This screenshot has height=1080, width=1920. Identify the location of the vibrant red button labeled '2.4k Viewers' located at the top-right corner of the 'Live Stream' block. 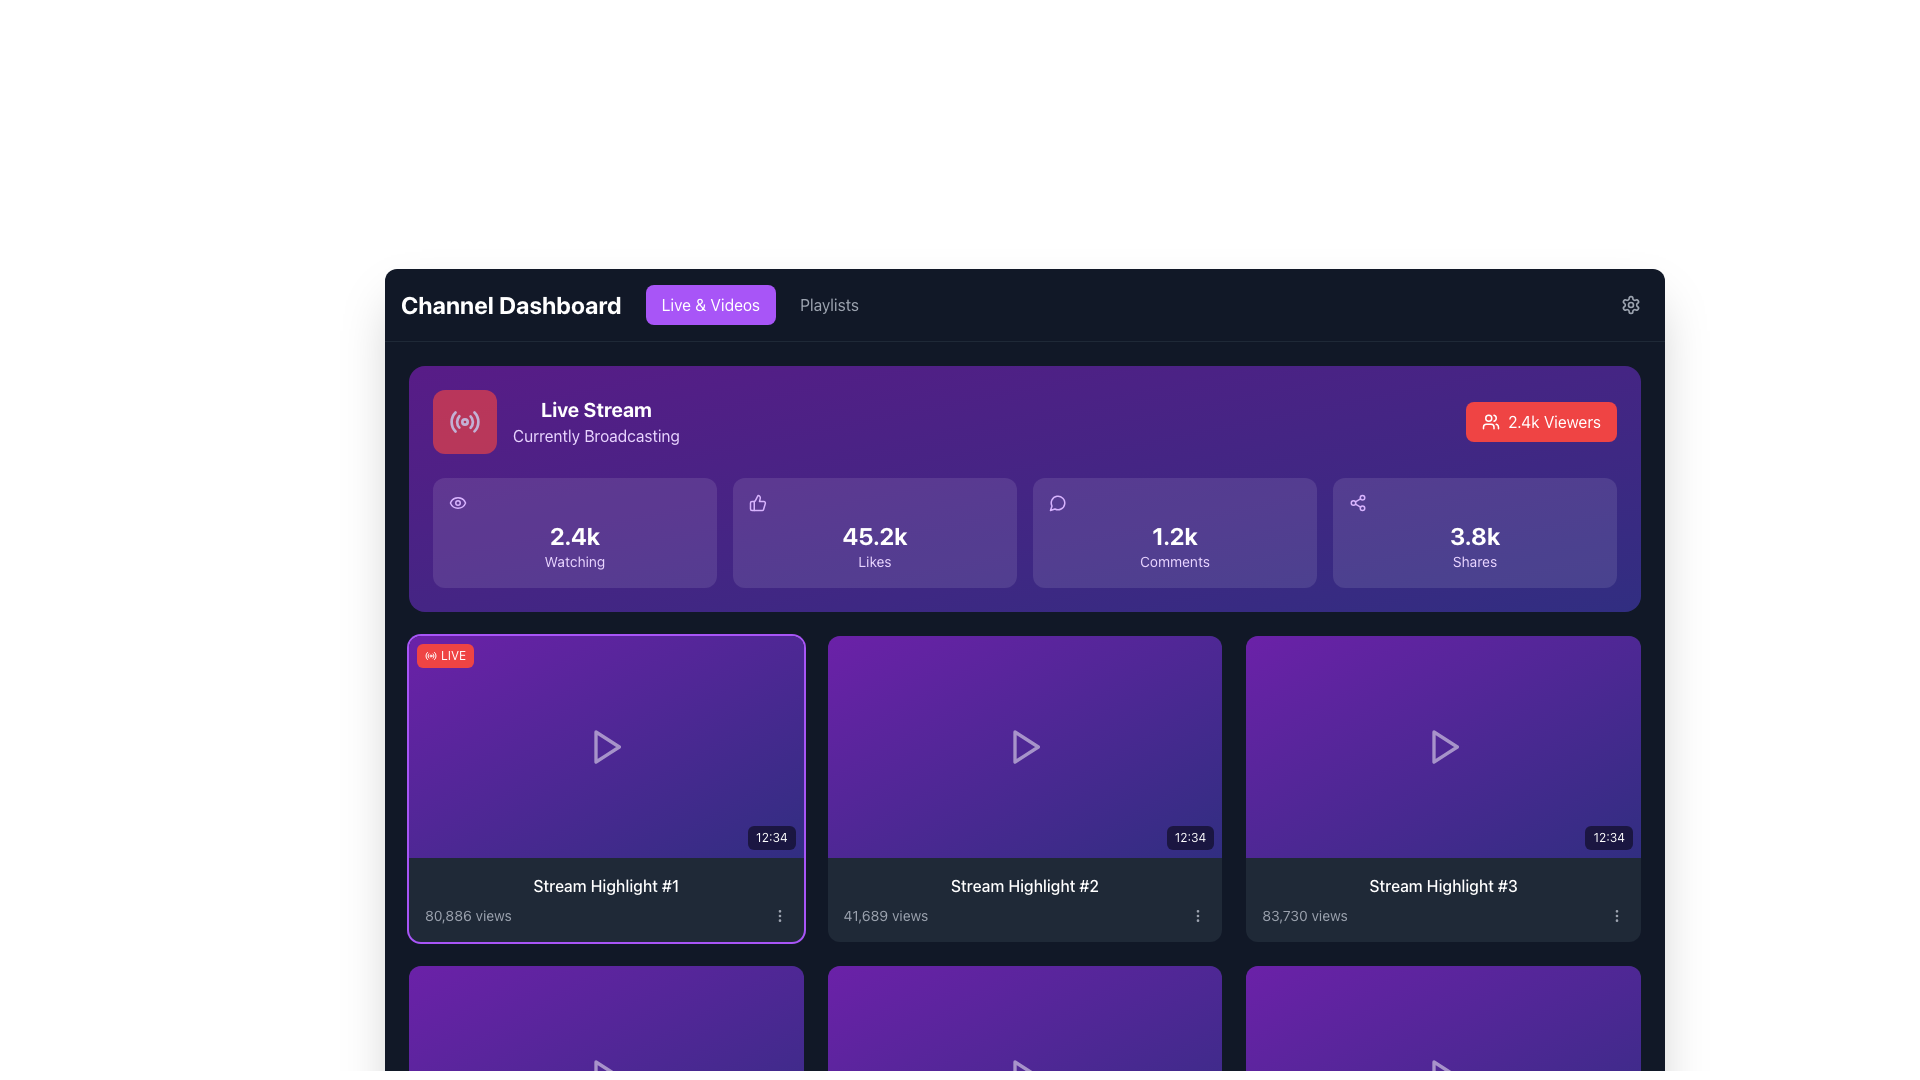
(1540, 420).